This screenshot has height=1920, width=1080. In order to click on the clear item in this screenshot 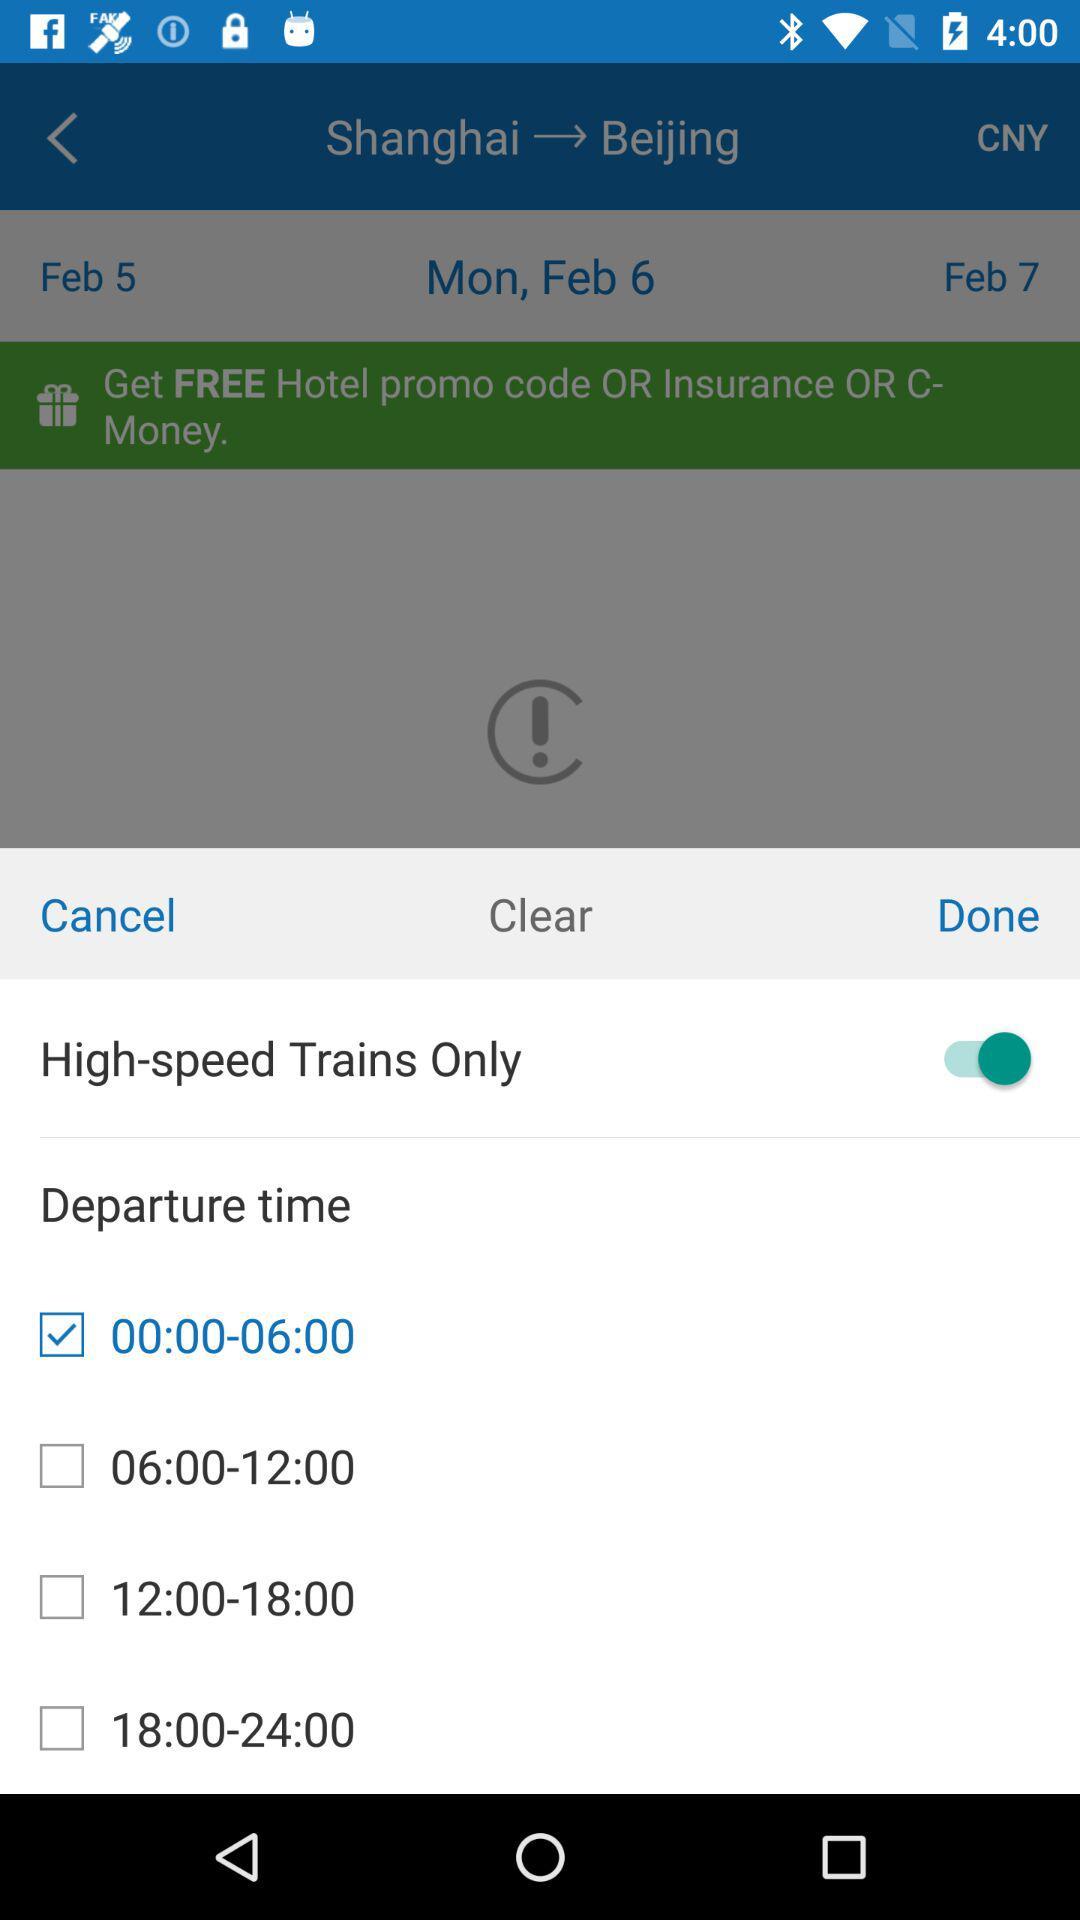, I will do `click(540, 912)`.